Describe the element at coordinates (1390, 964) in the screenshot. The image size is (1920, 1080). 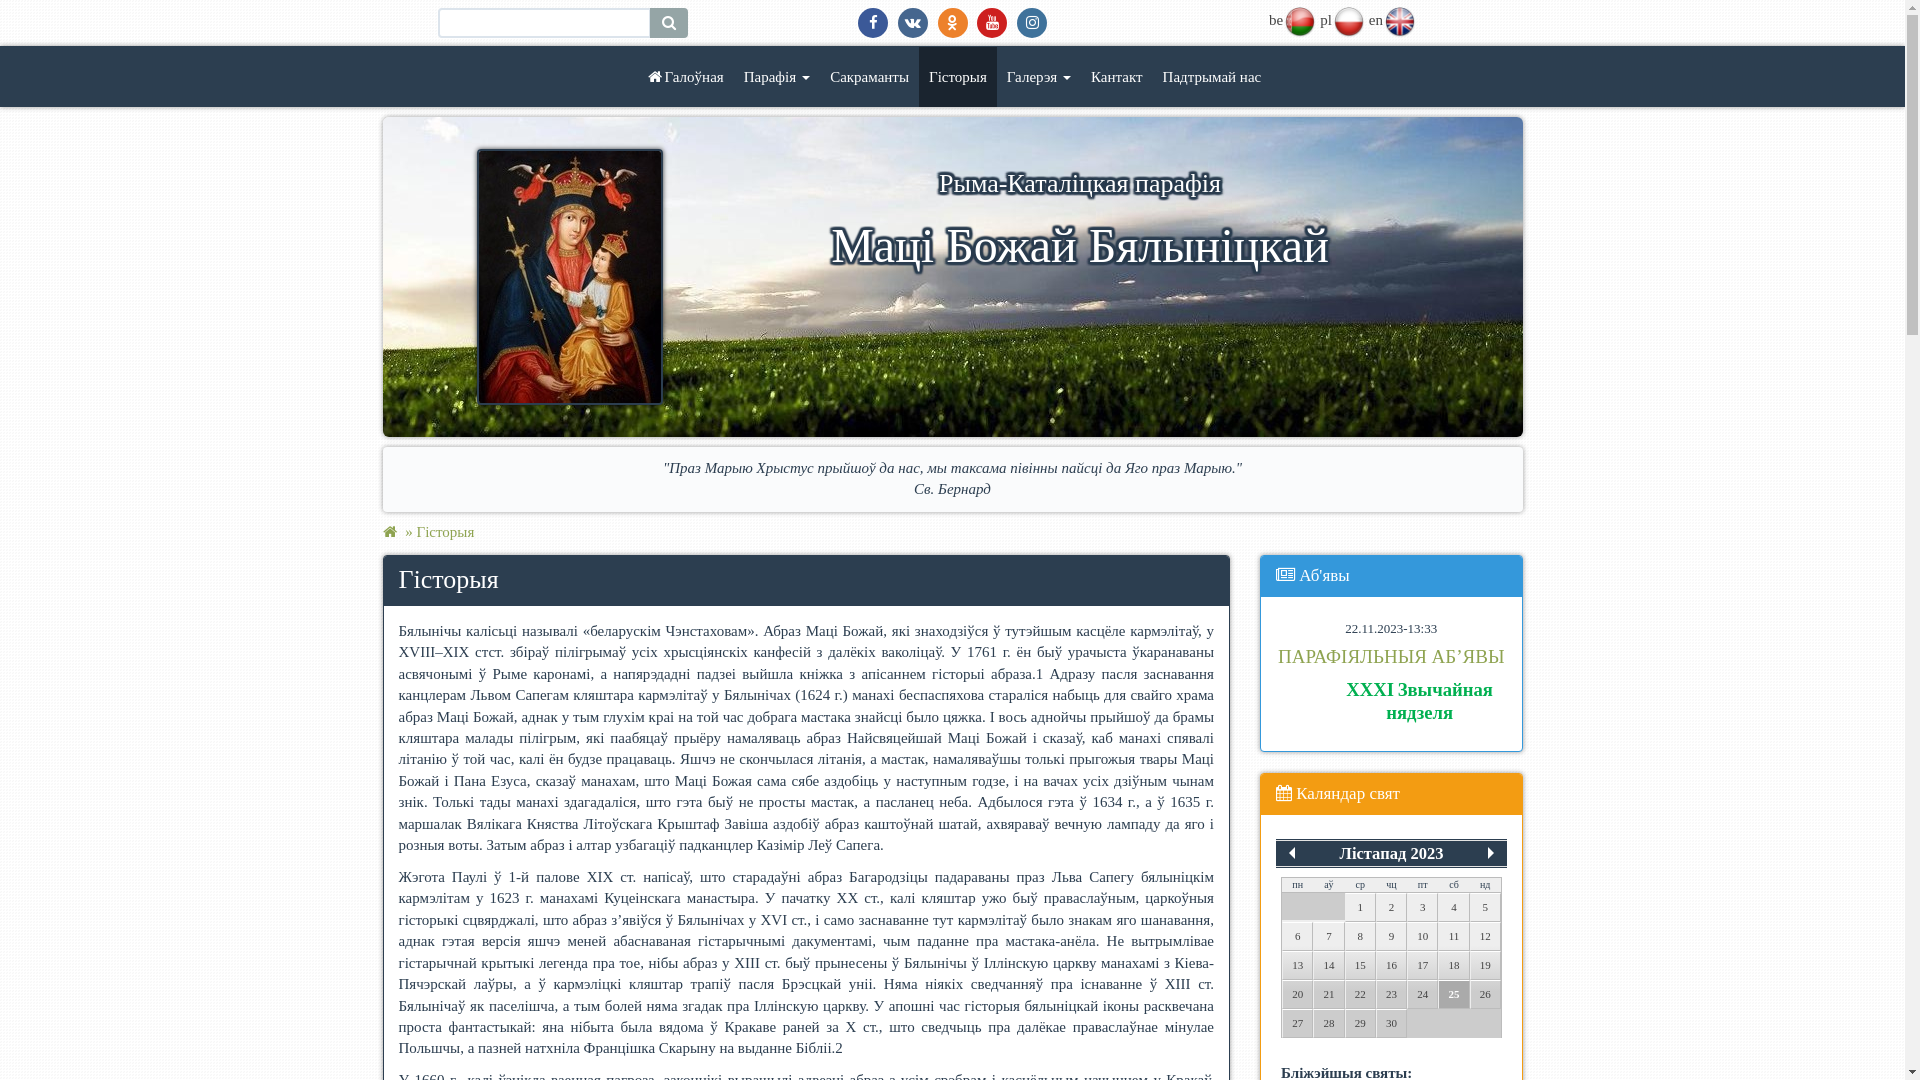
I see `'16'` at that location.